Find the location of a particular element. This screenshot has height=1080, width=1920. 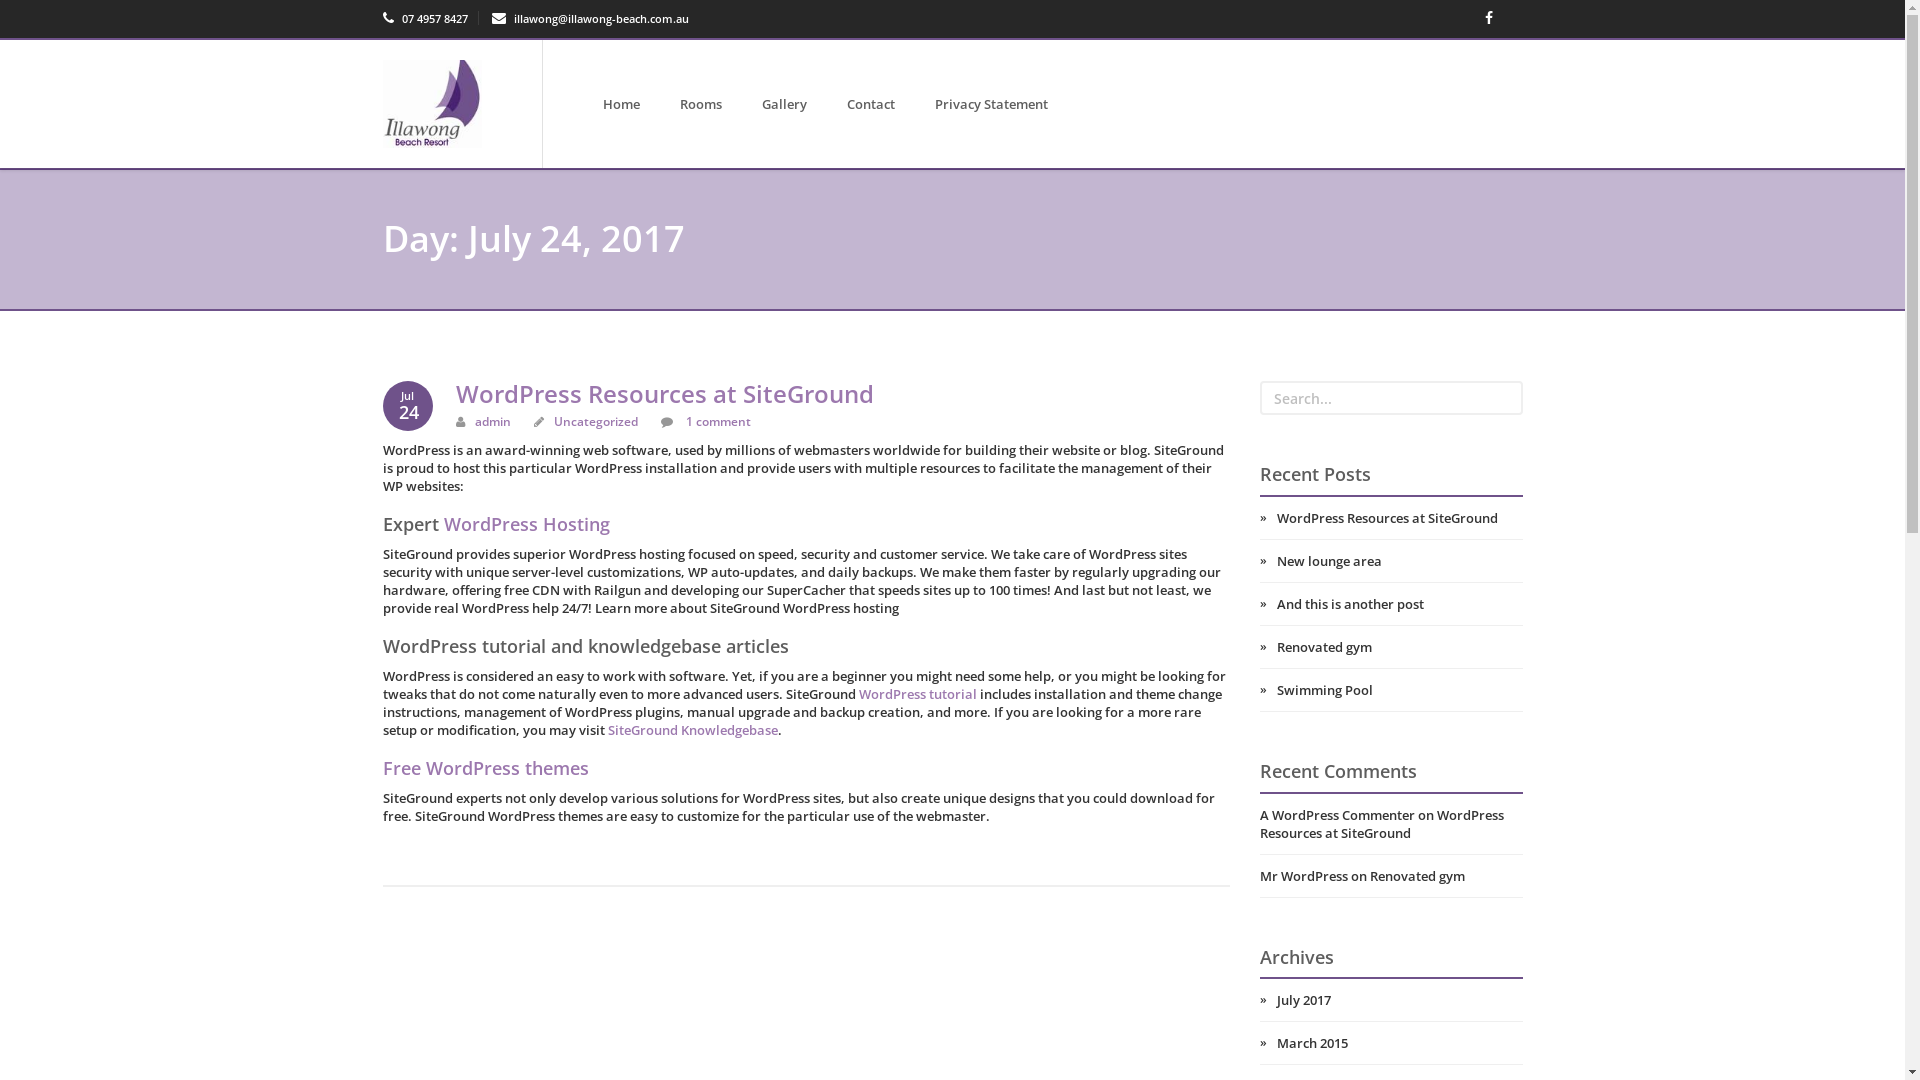

'Swimming Pool' is located at coordinates (1258, 689).